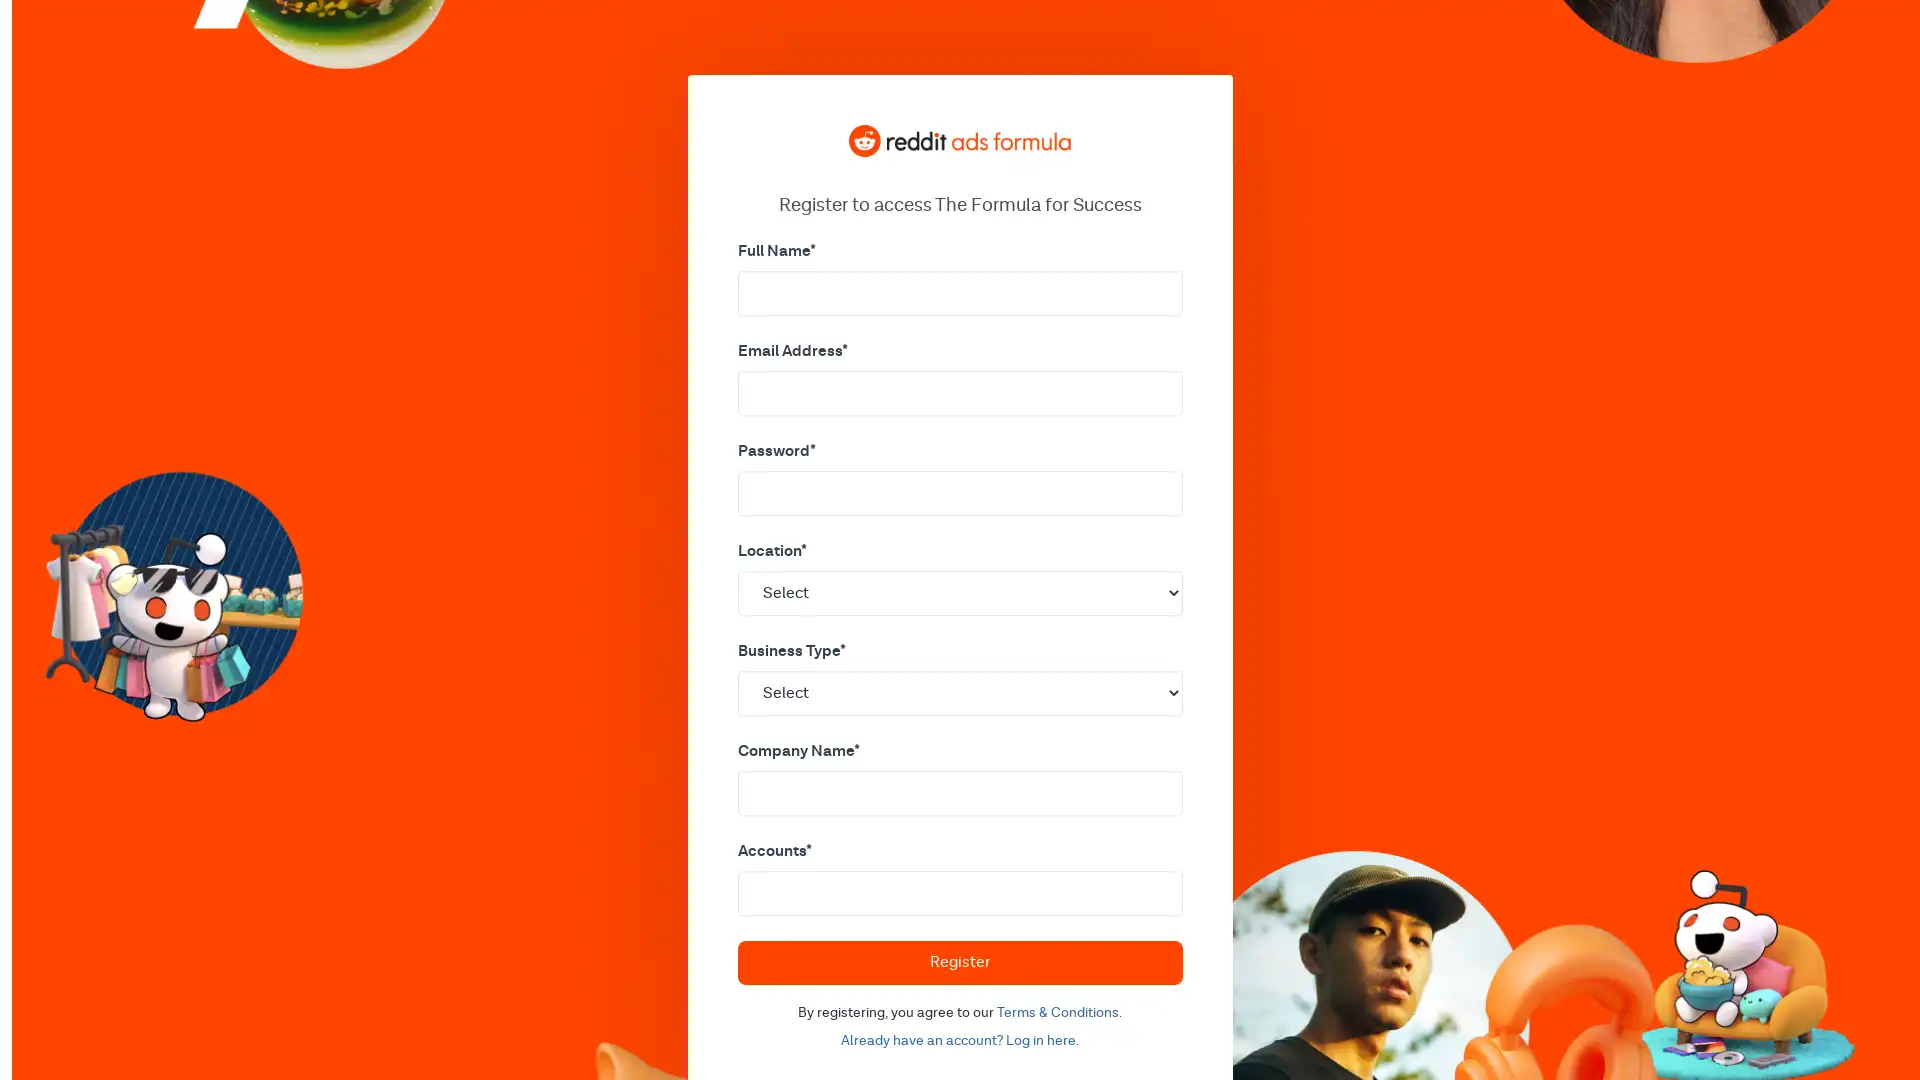  What do you see at coordinates (958, 960) in the screenshot?
I see `Register` at bounding box center [958, 960].